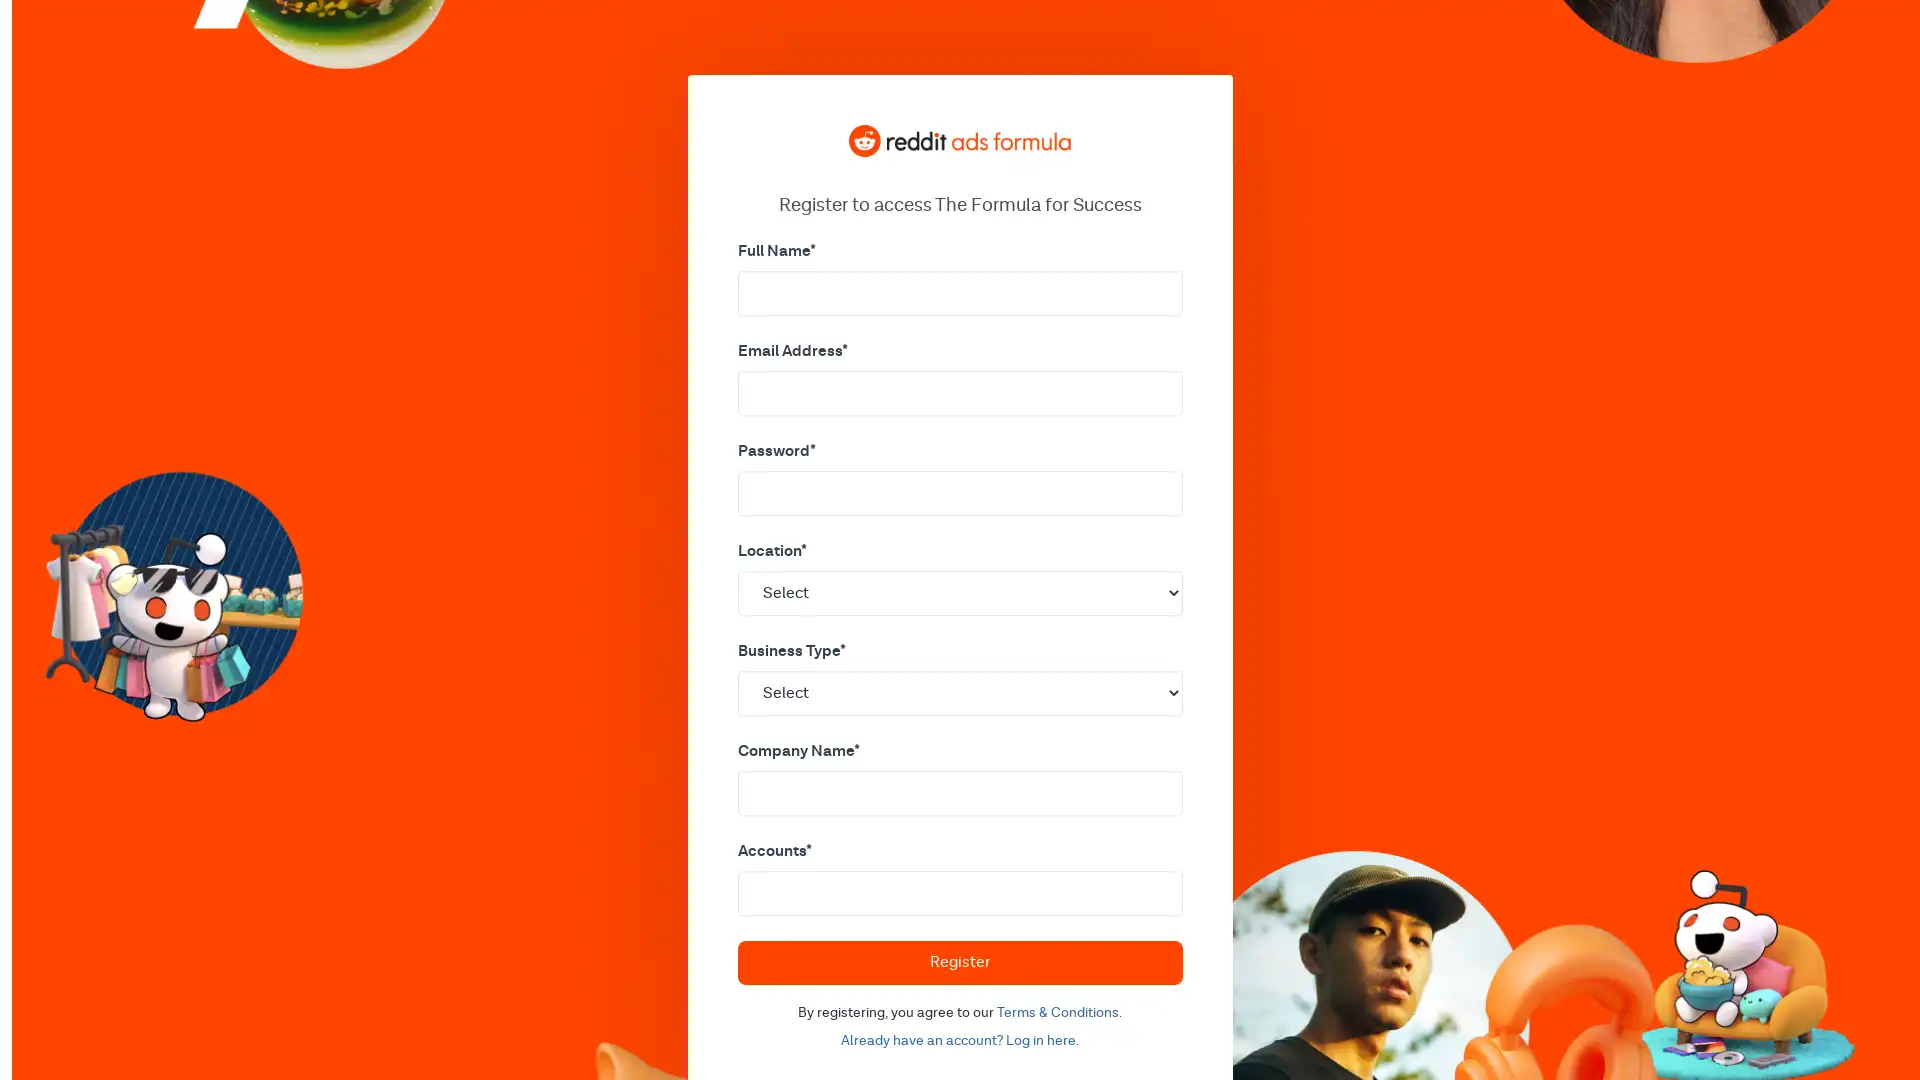  What do you see at coordinates (958, 960) in the screenshot?
I see `Register` at bounding box center [958, 960].